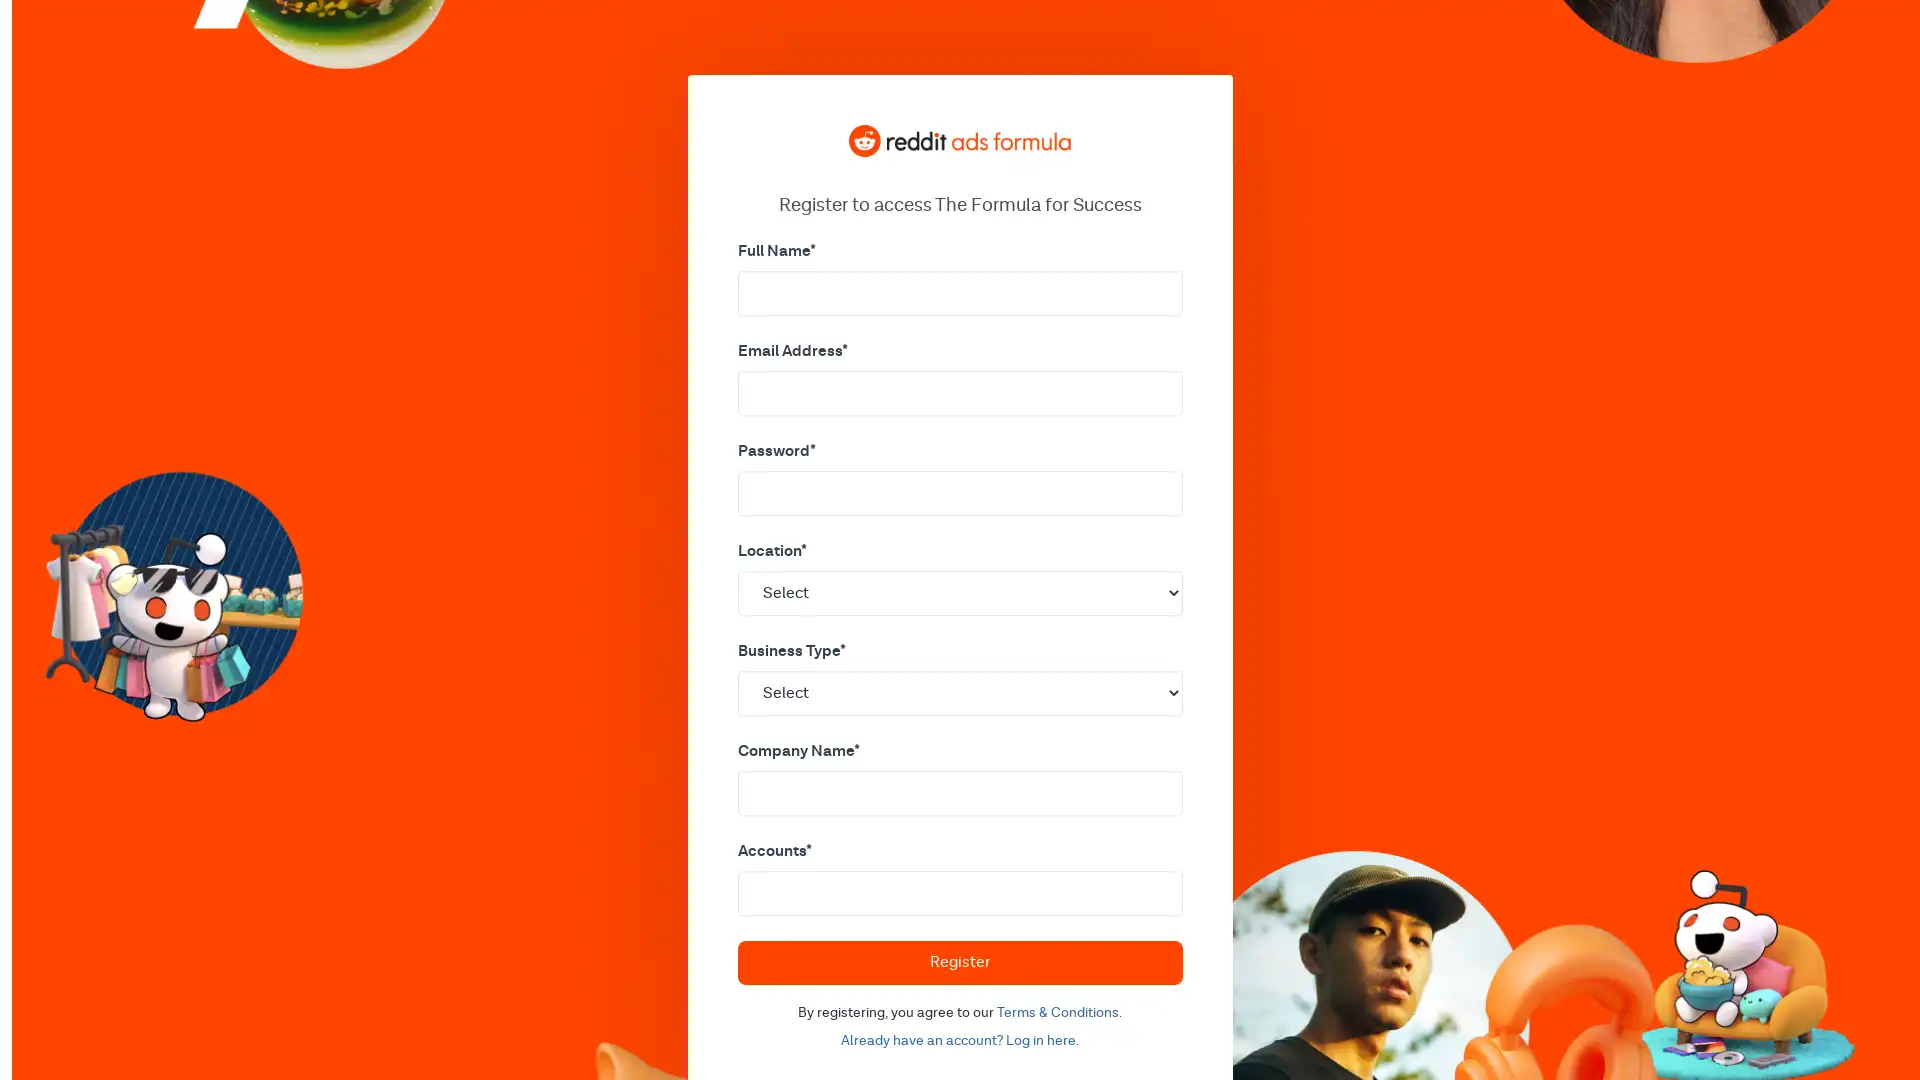  What do you see at coordinates (958, 960) in the screenshot?
I see `Register` at bounding box center [958, 960].